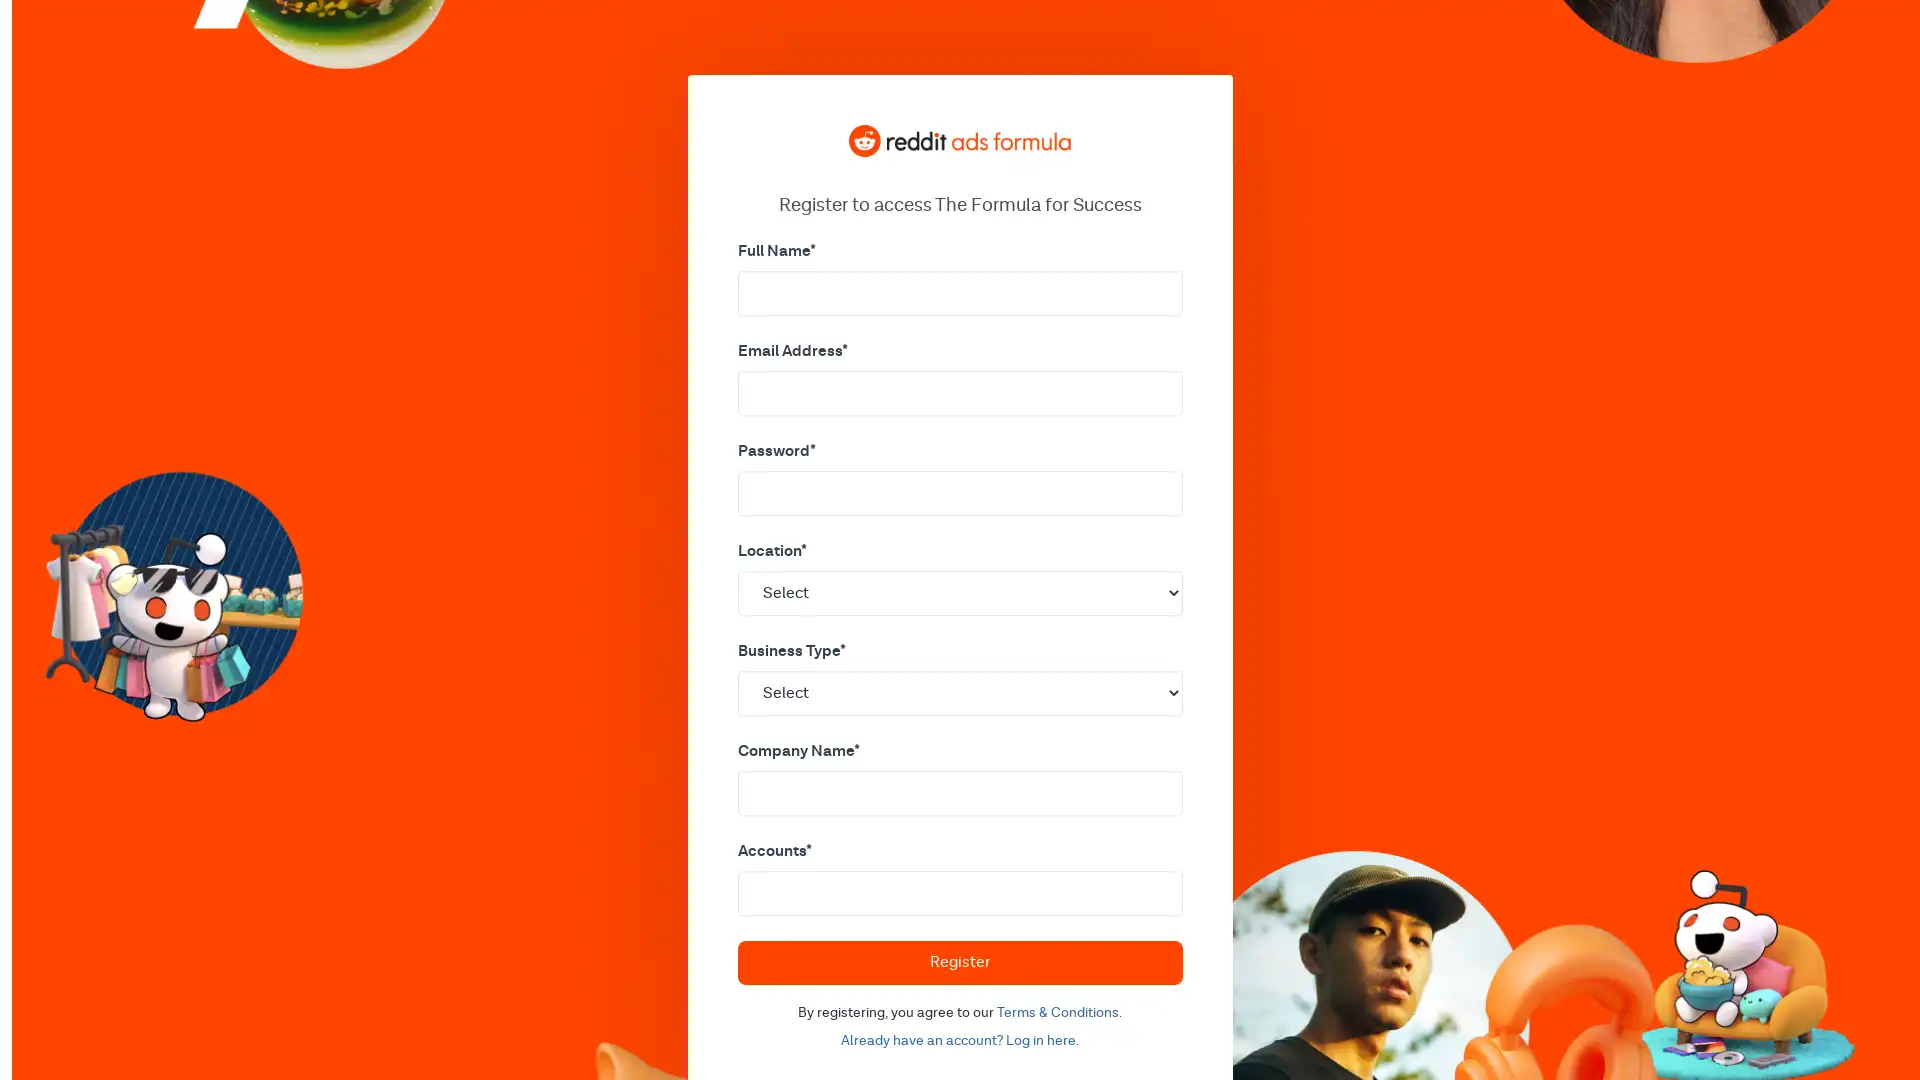  What do you see at coordinates (958, 960) in the screenshot?
I see `Register` at bounding box center [958, 960].